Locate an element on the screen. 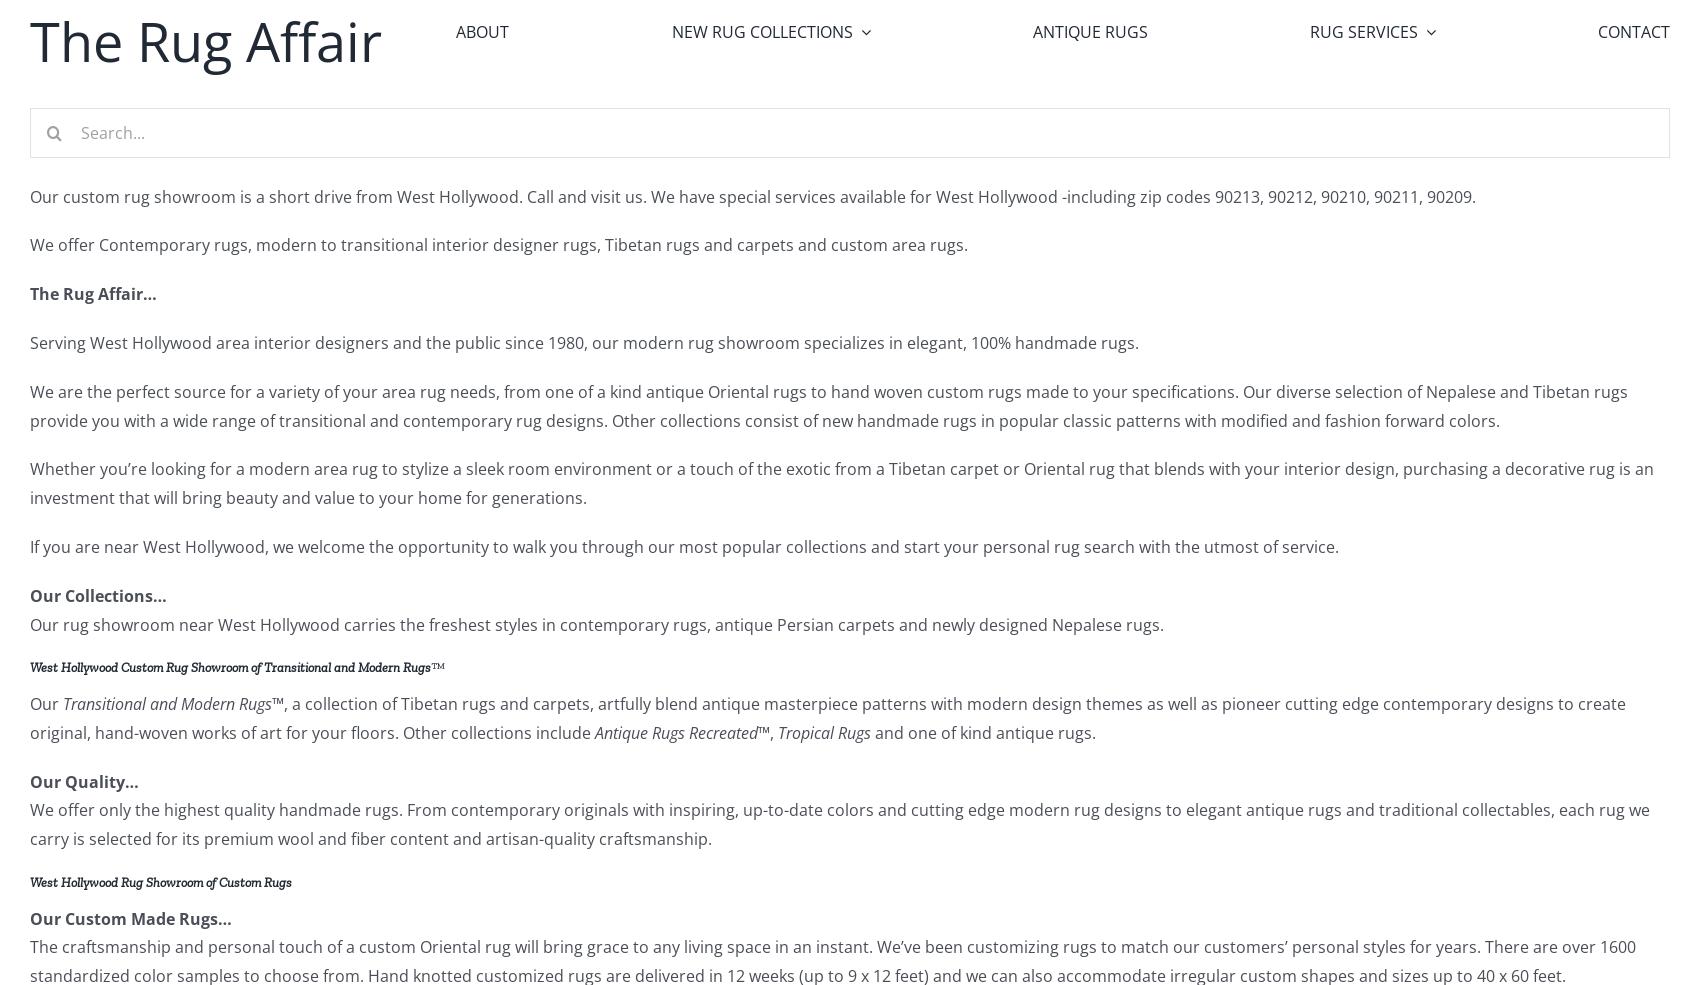  'Antique Rugs' is located at coordinates (1089, 30).